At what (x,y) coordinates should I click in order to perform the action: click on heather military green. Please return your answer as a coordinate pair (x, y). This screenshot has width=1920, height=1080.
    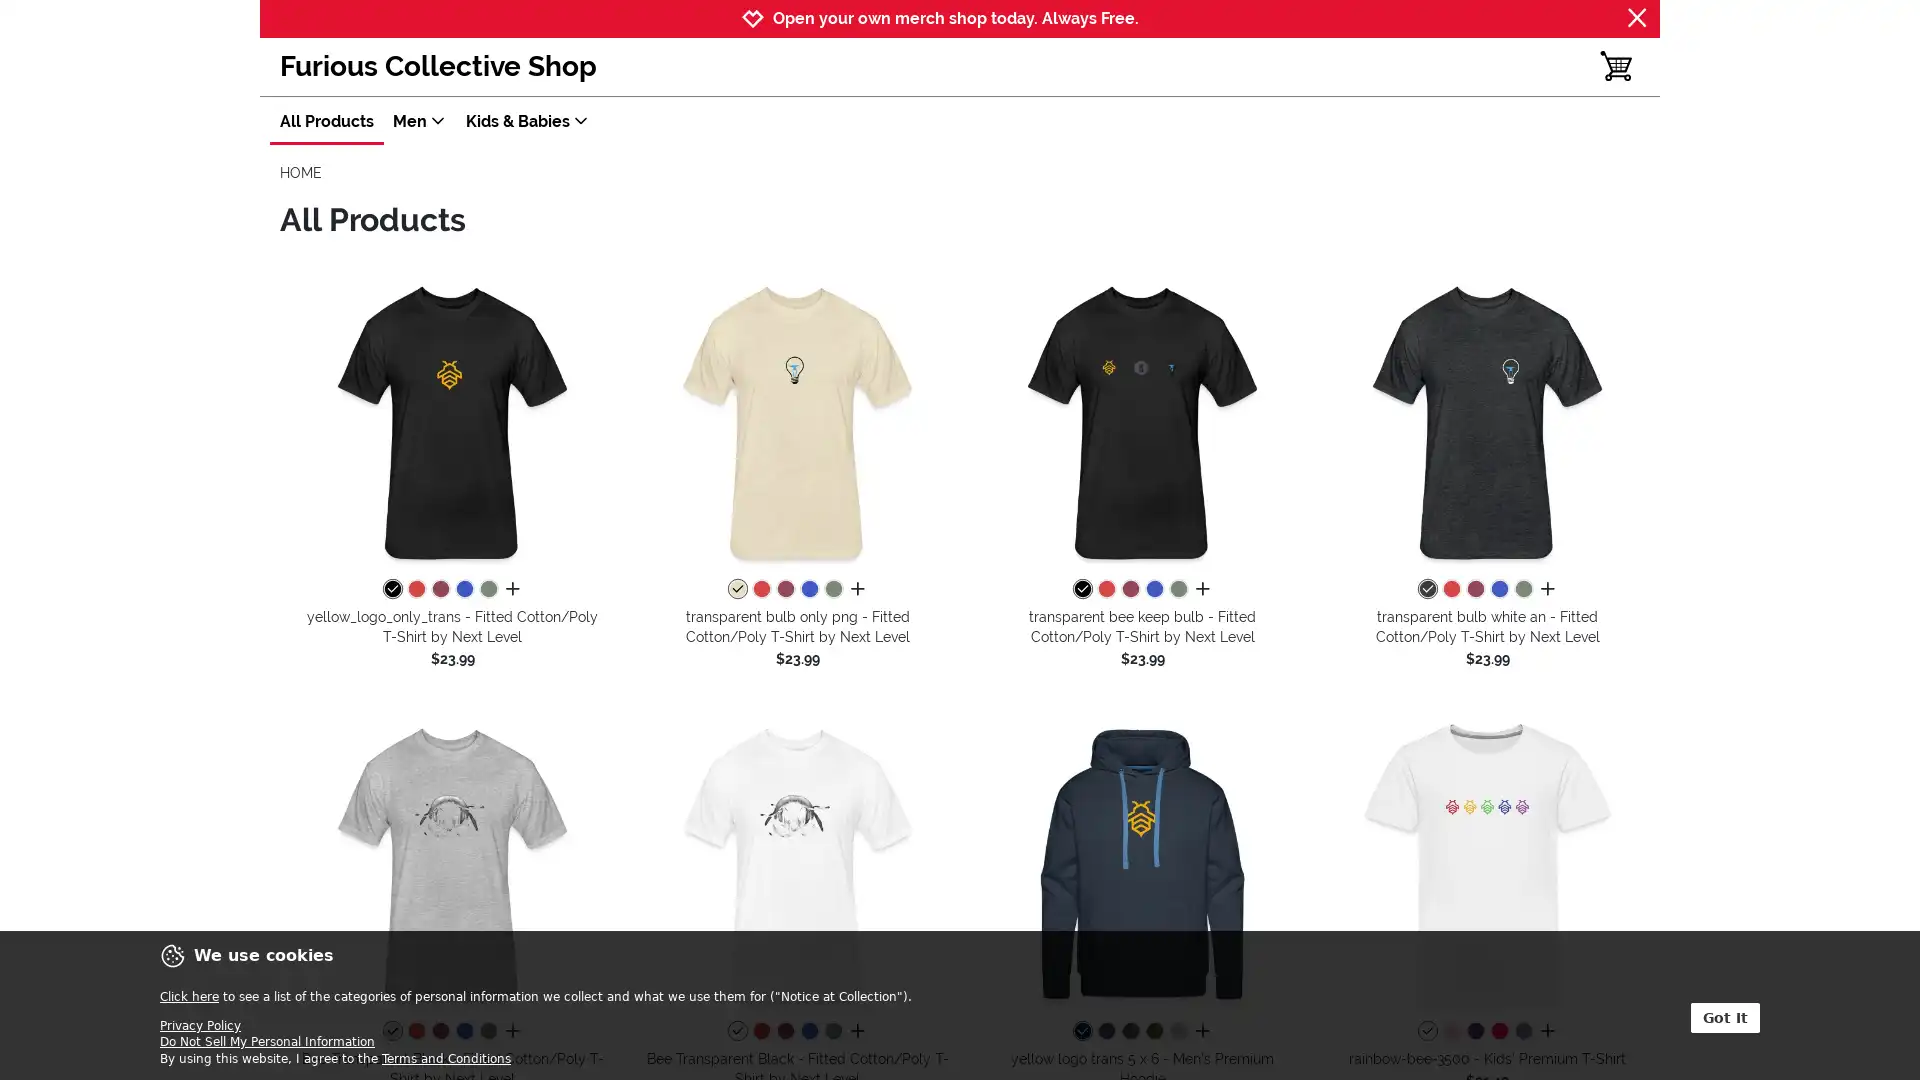
    Looking at the image, I should click on (833, 589).